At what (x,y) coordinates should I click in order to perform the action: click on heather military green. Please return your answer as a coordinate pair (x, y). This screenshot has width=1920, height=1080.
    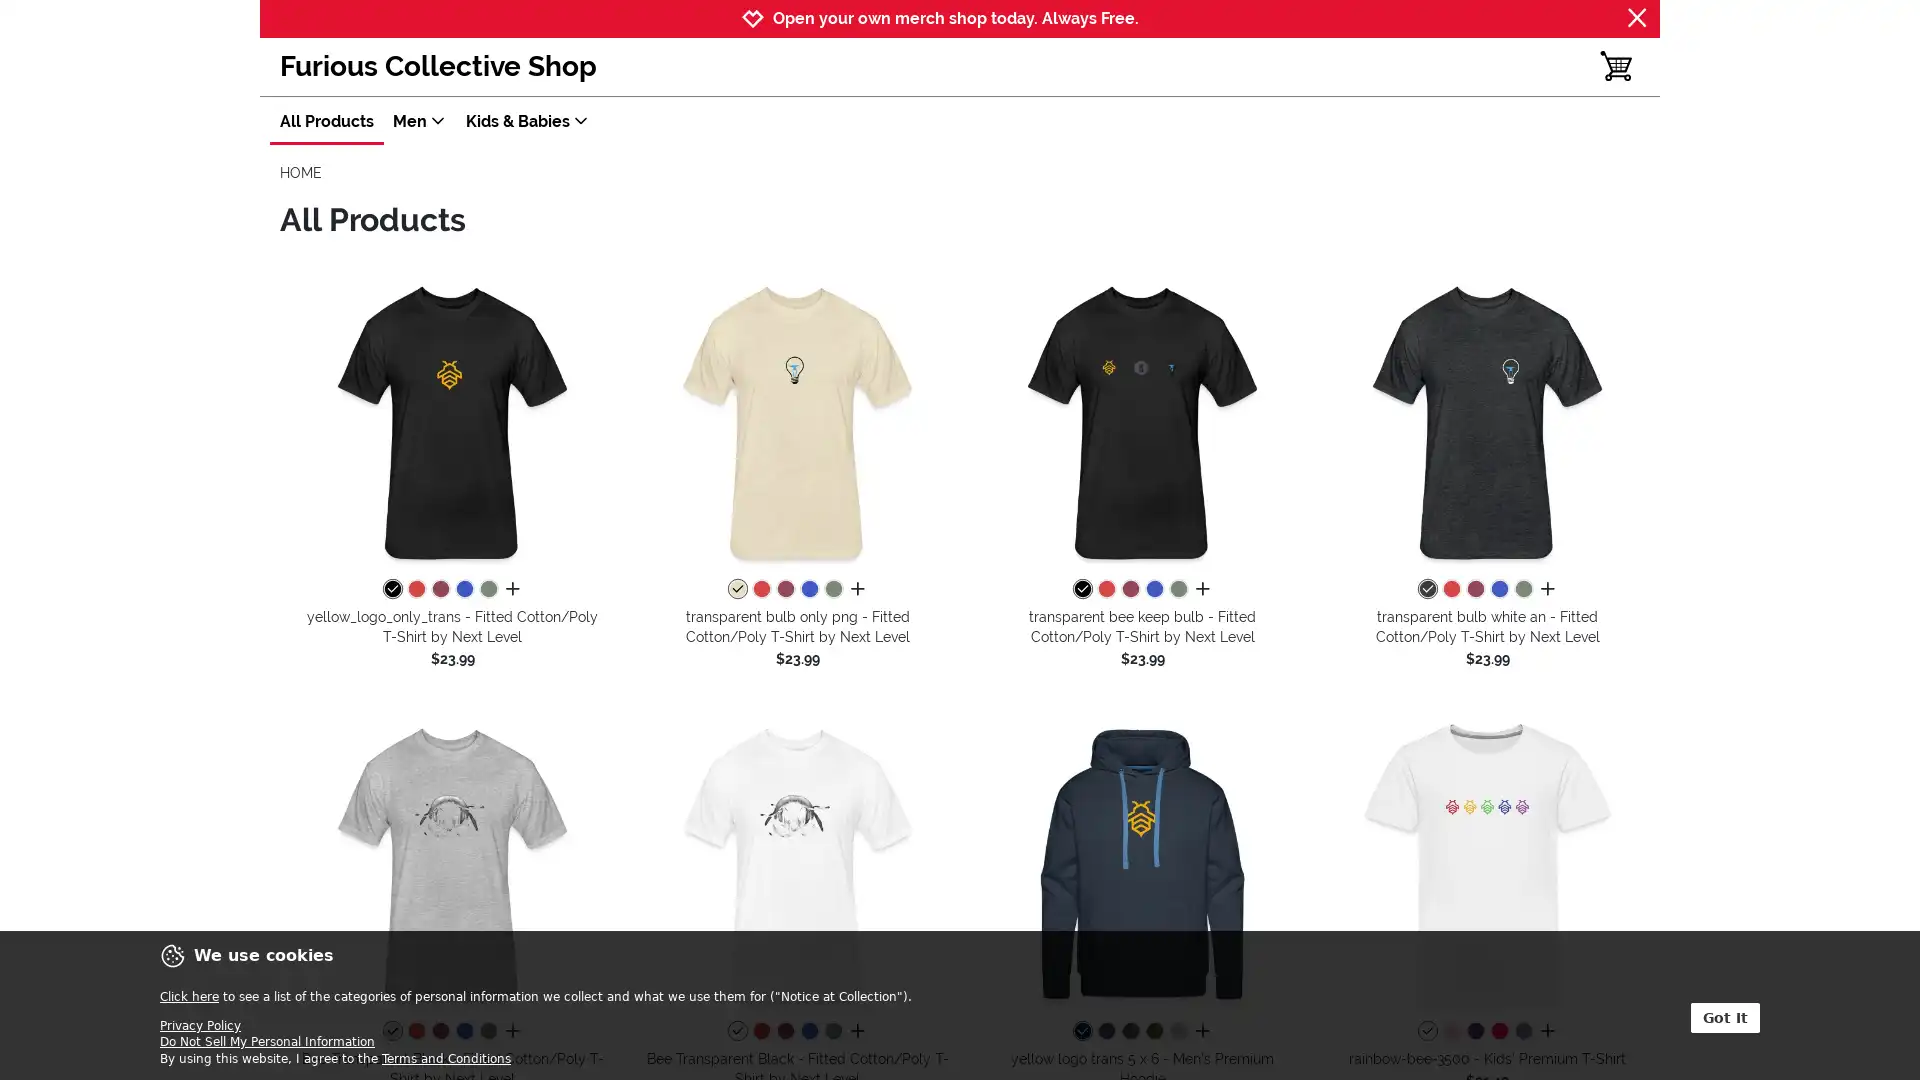
    Looking at the image, I should click on (833, 589).